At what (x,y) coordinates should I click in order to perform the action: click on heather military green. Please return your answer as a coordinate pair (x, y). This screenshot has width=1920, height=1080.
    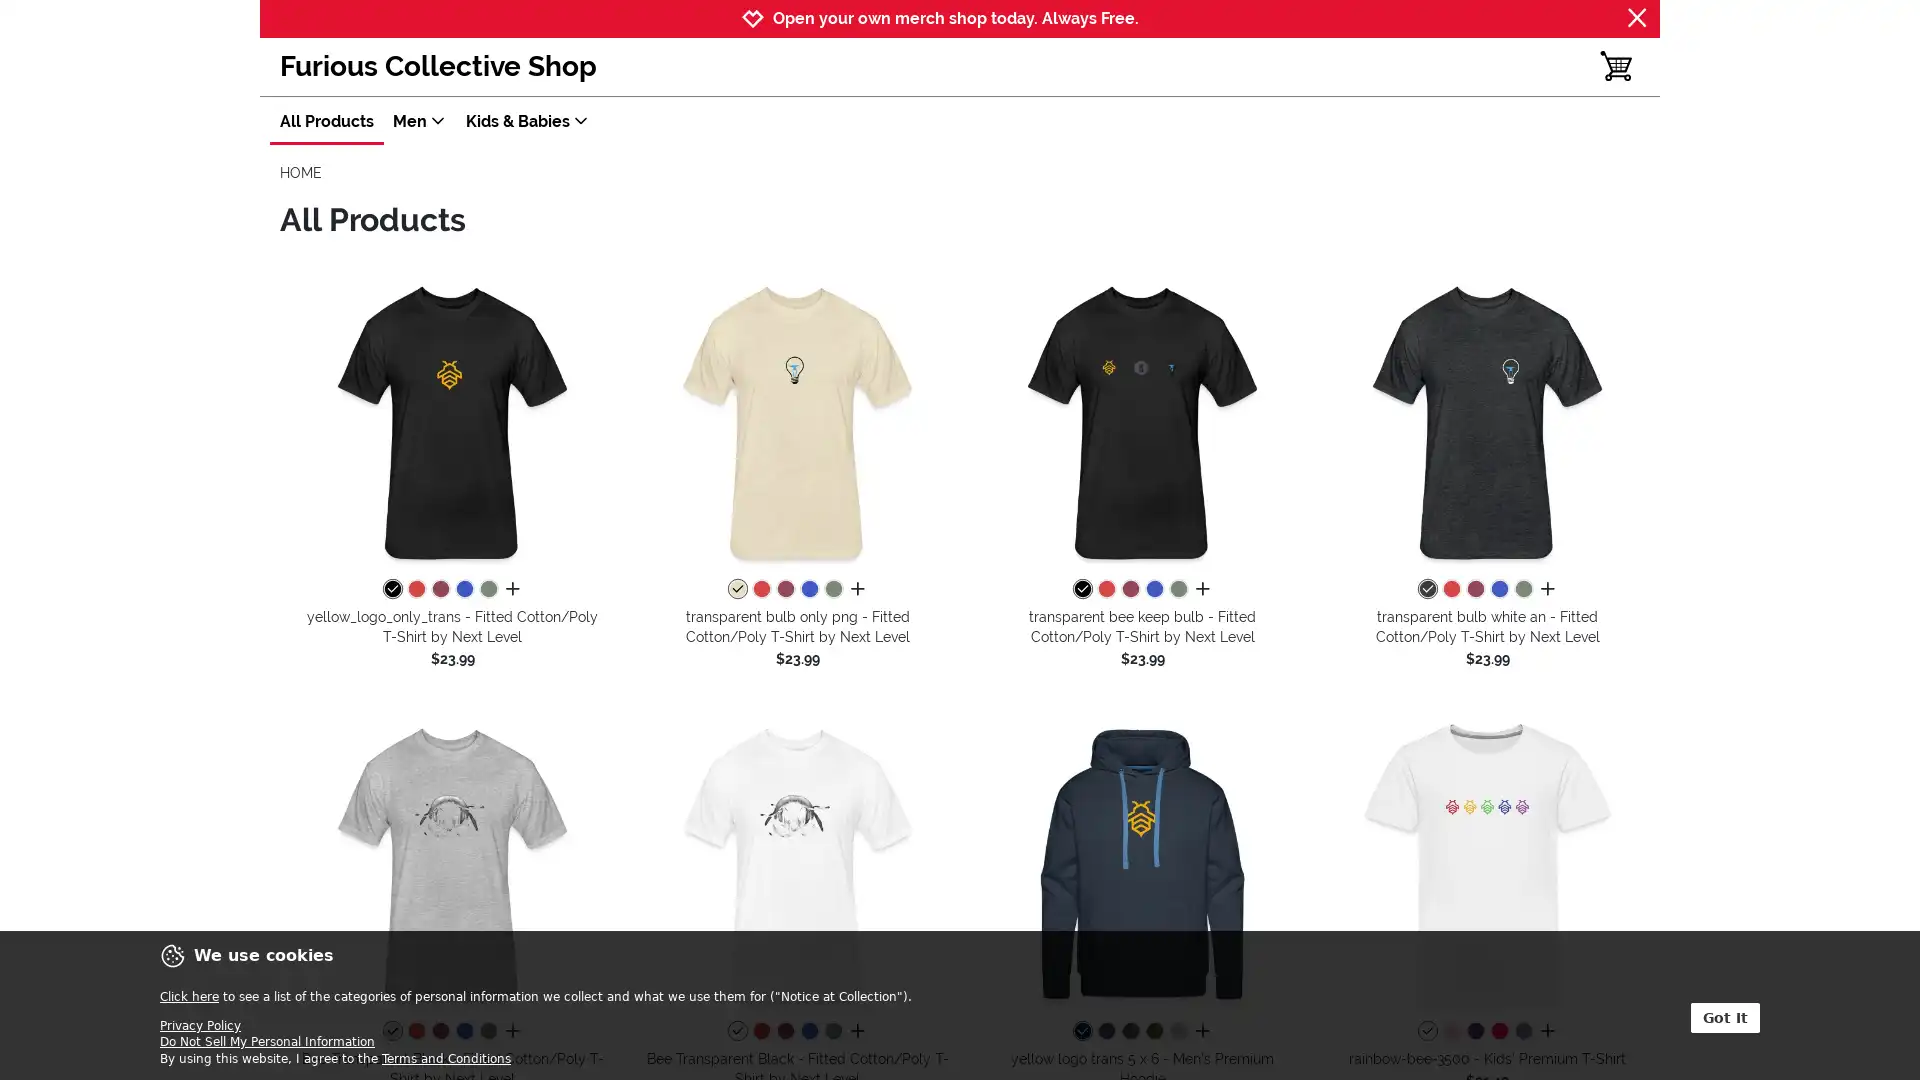
    Looking at the image, I should click on (833, 589).